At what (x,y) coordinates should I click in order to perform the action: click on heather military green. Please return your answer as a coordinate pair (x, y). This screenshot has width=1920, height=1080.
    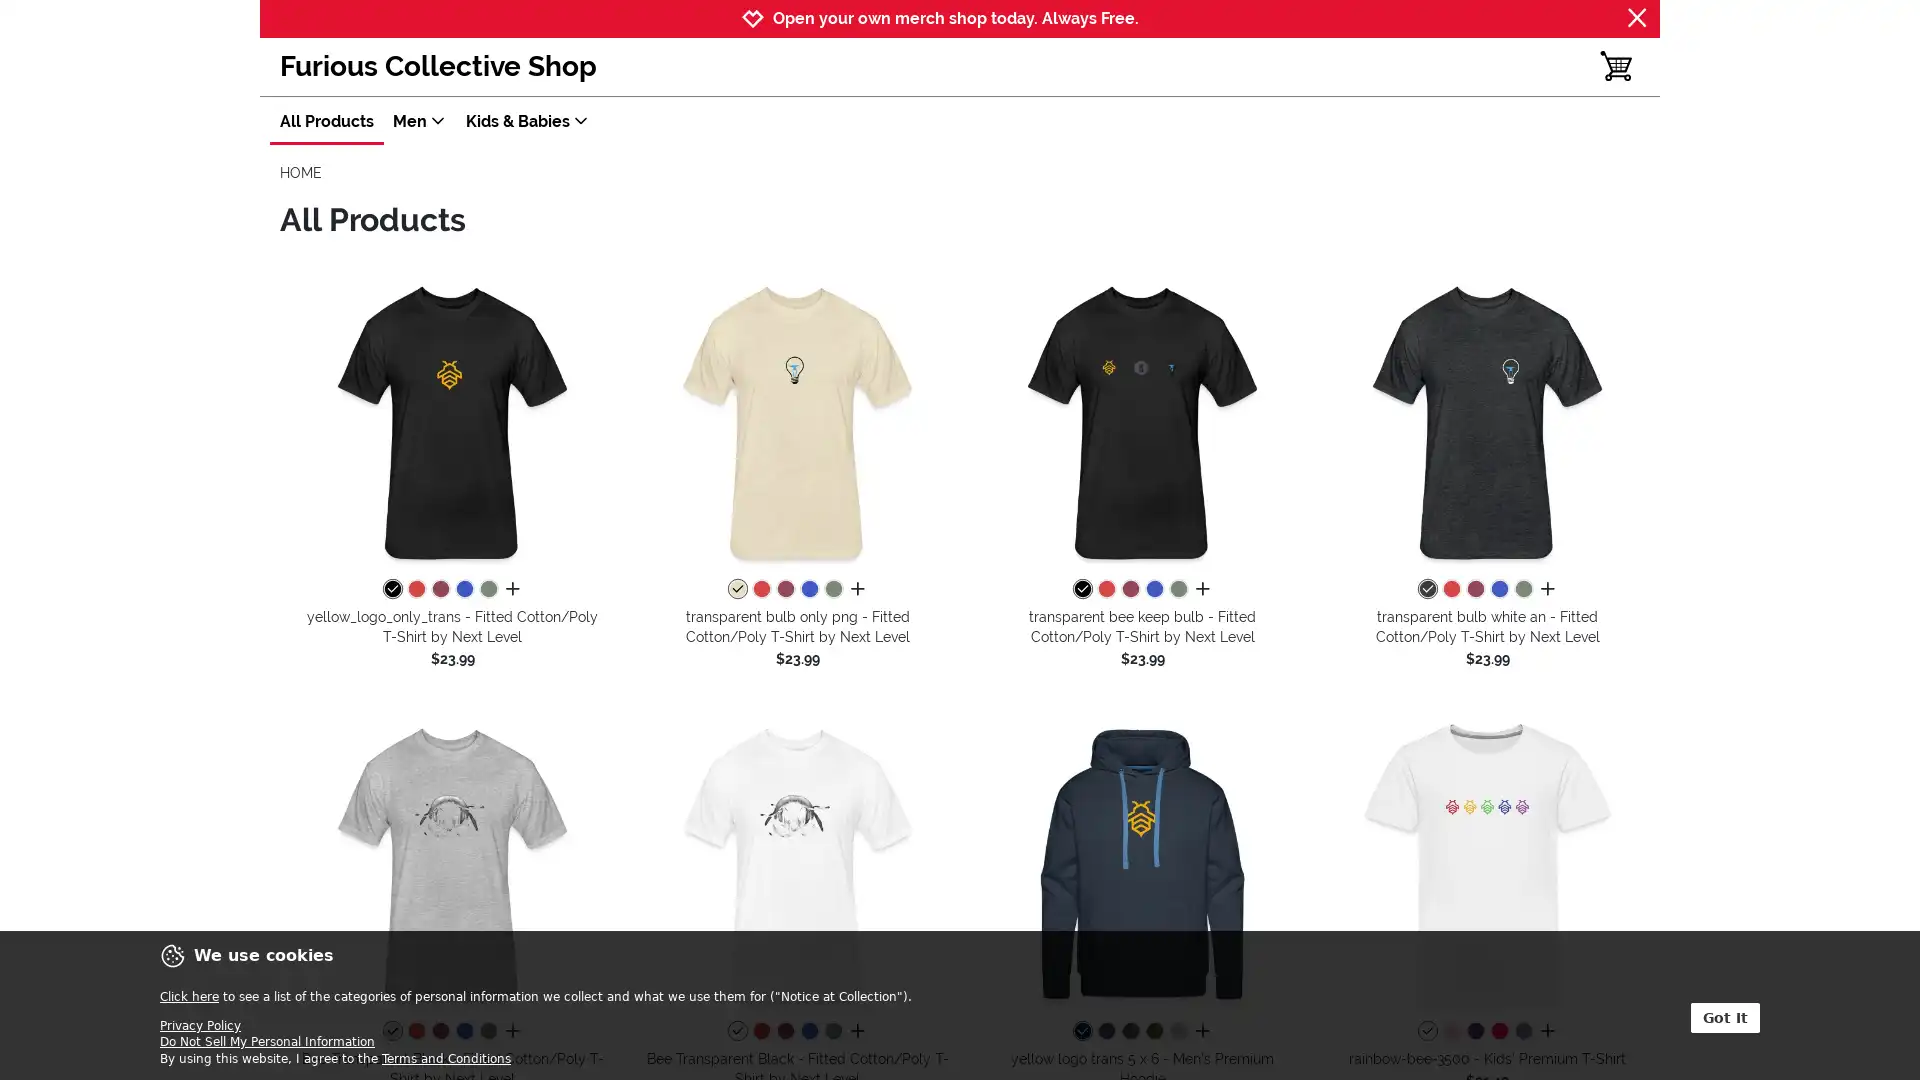
    Looking at the image, I should click on (833, 589).